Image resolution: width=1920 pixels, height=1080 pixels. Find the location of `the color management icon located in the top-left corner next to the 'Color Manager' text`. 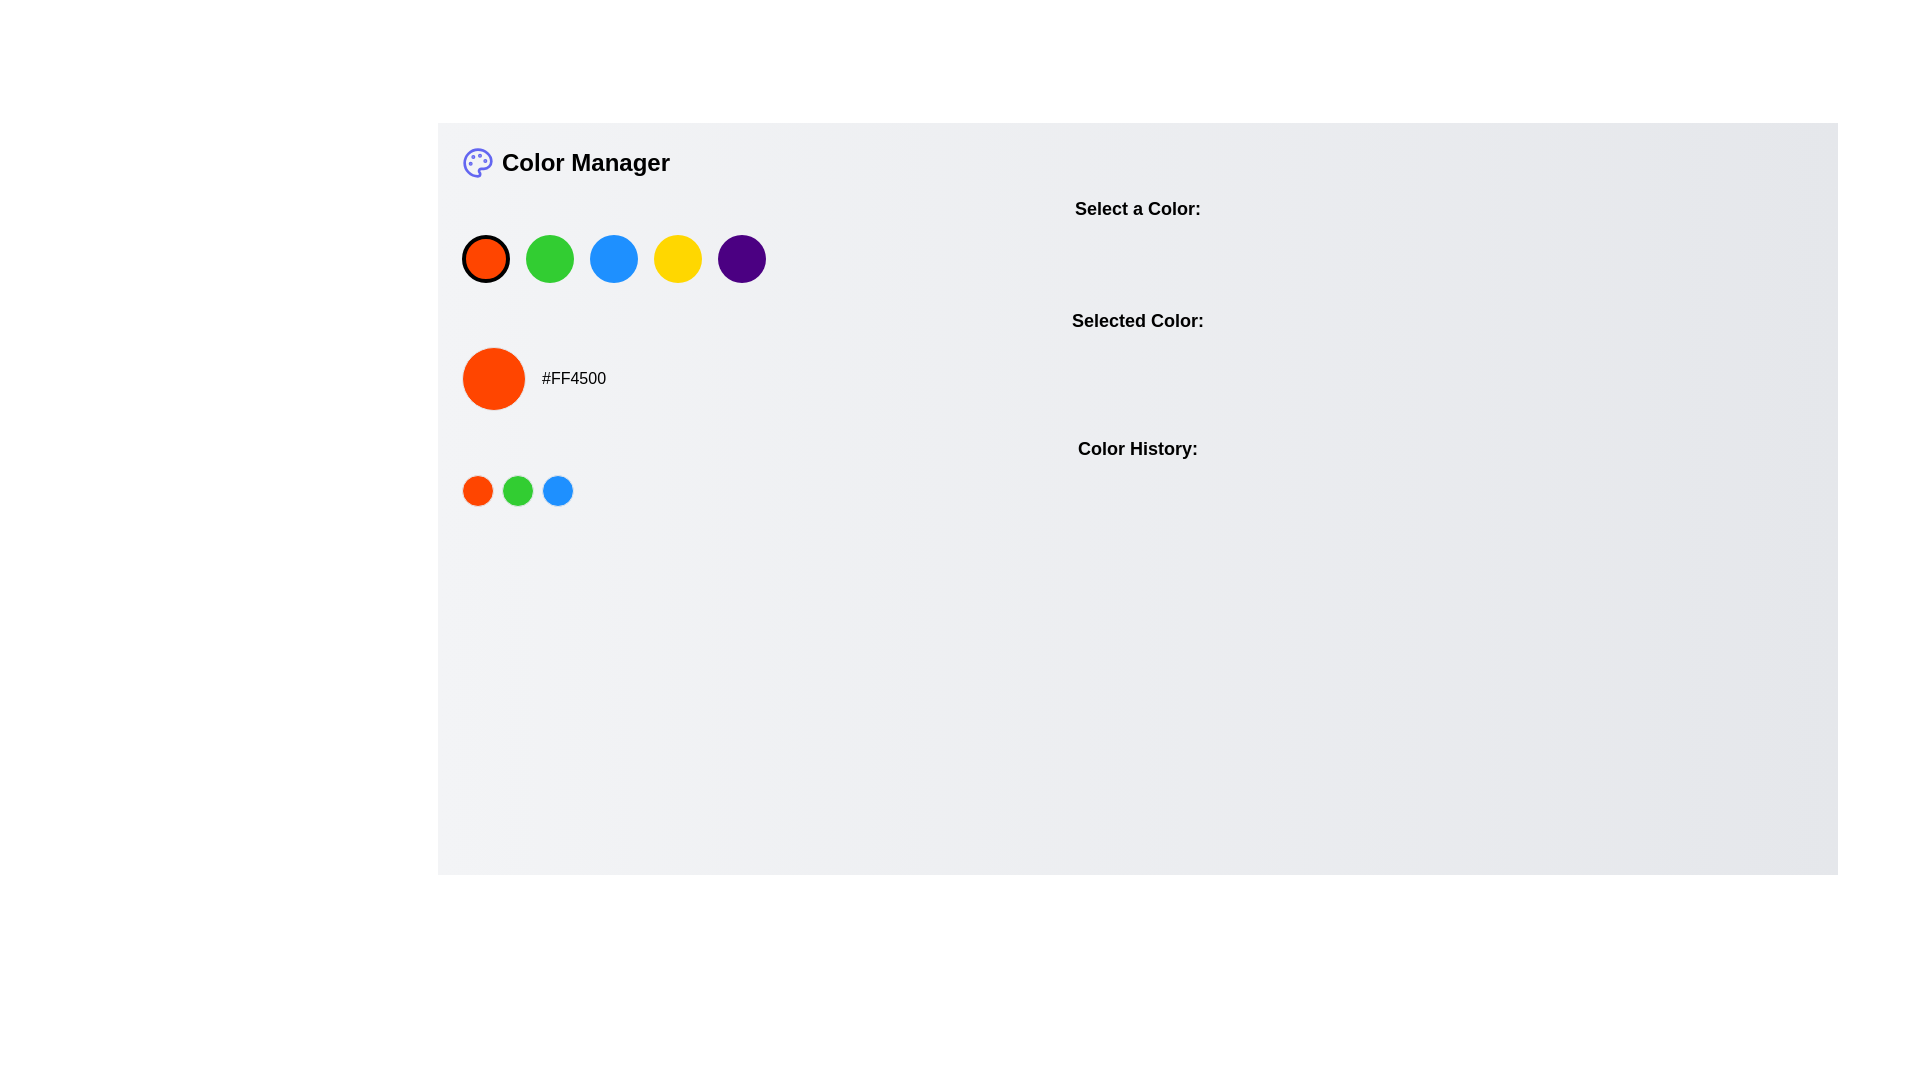

the color management icon located in the top-left corner next to the 'Color Manager' text is located at coordinates (477, 161).